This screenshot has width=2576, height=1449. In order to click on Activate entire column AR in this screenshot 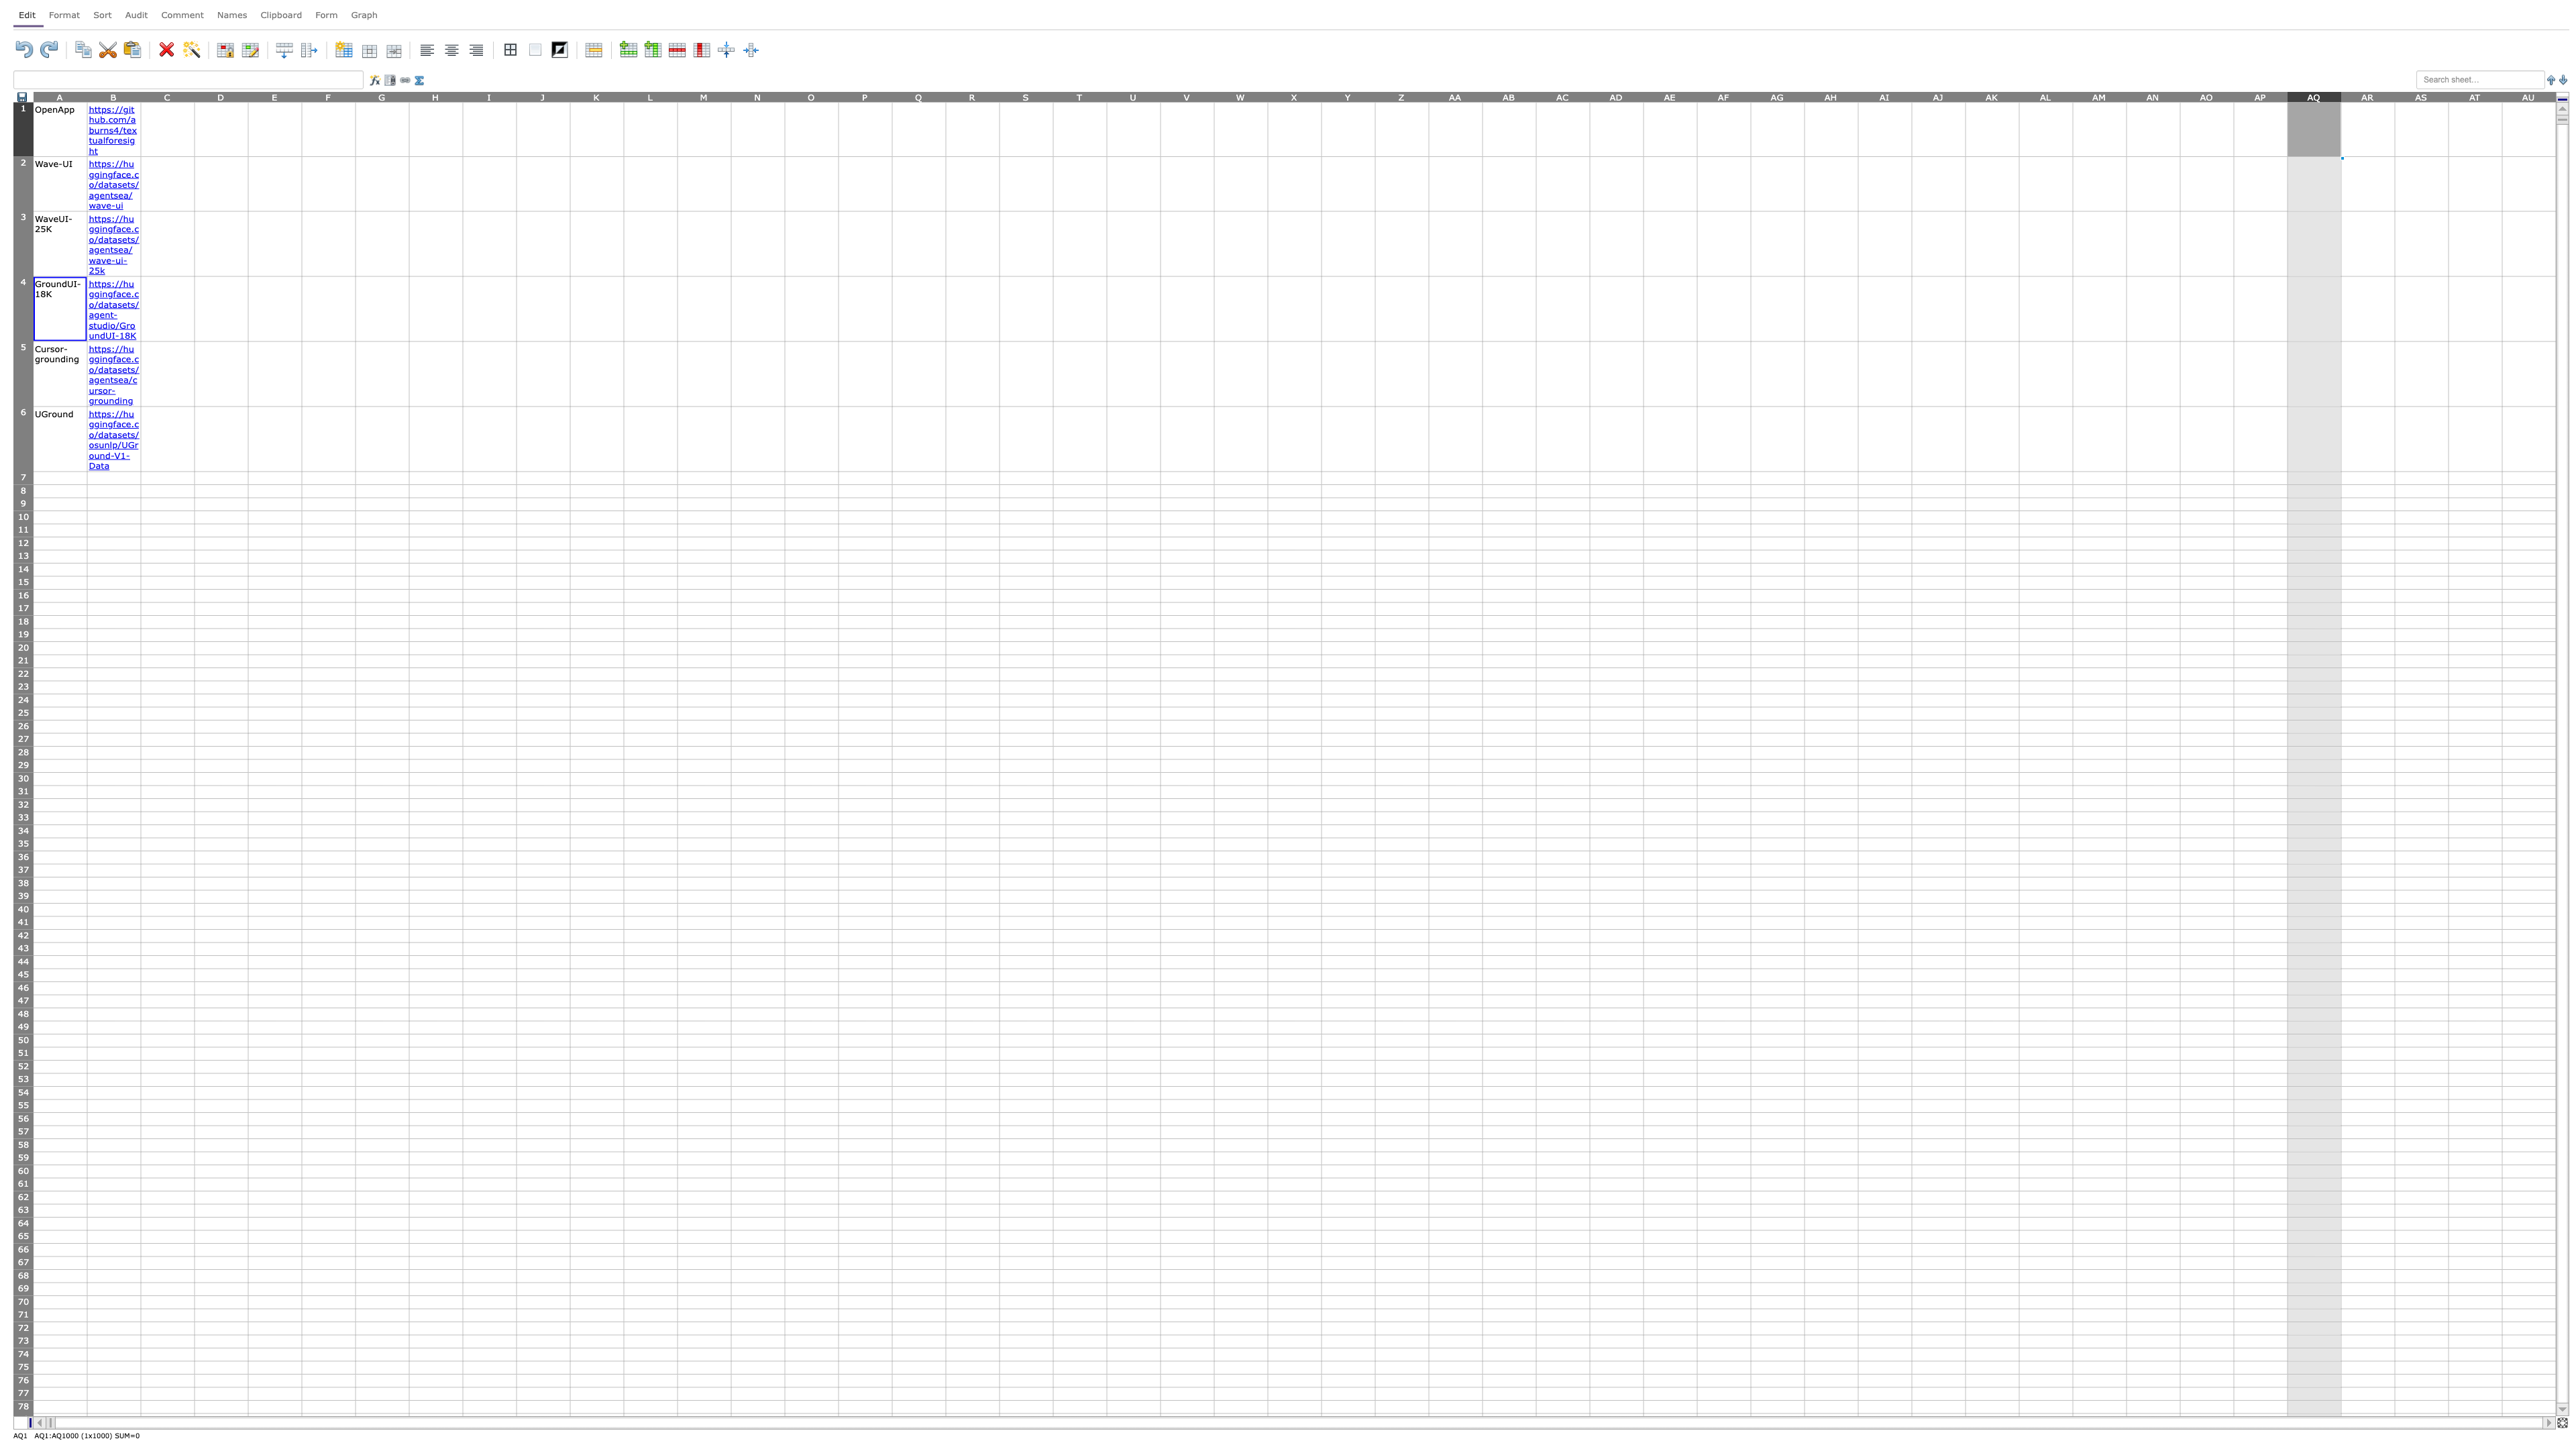, I will do `click(2368, 95)`.